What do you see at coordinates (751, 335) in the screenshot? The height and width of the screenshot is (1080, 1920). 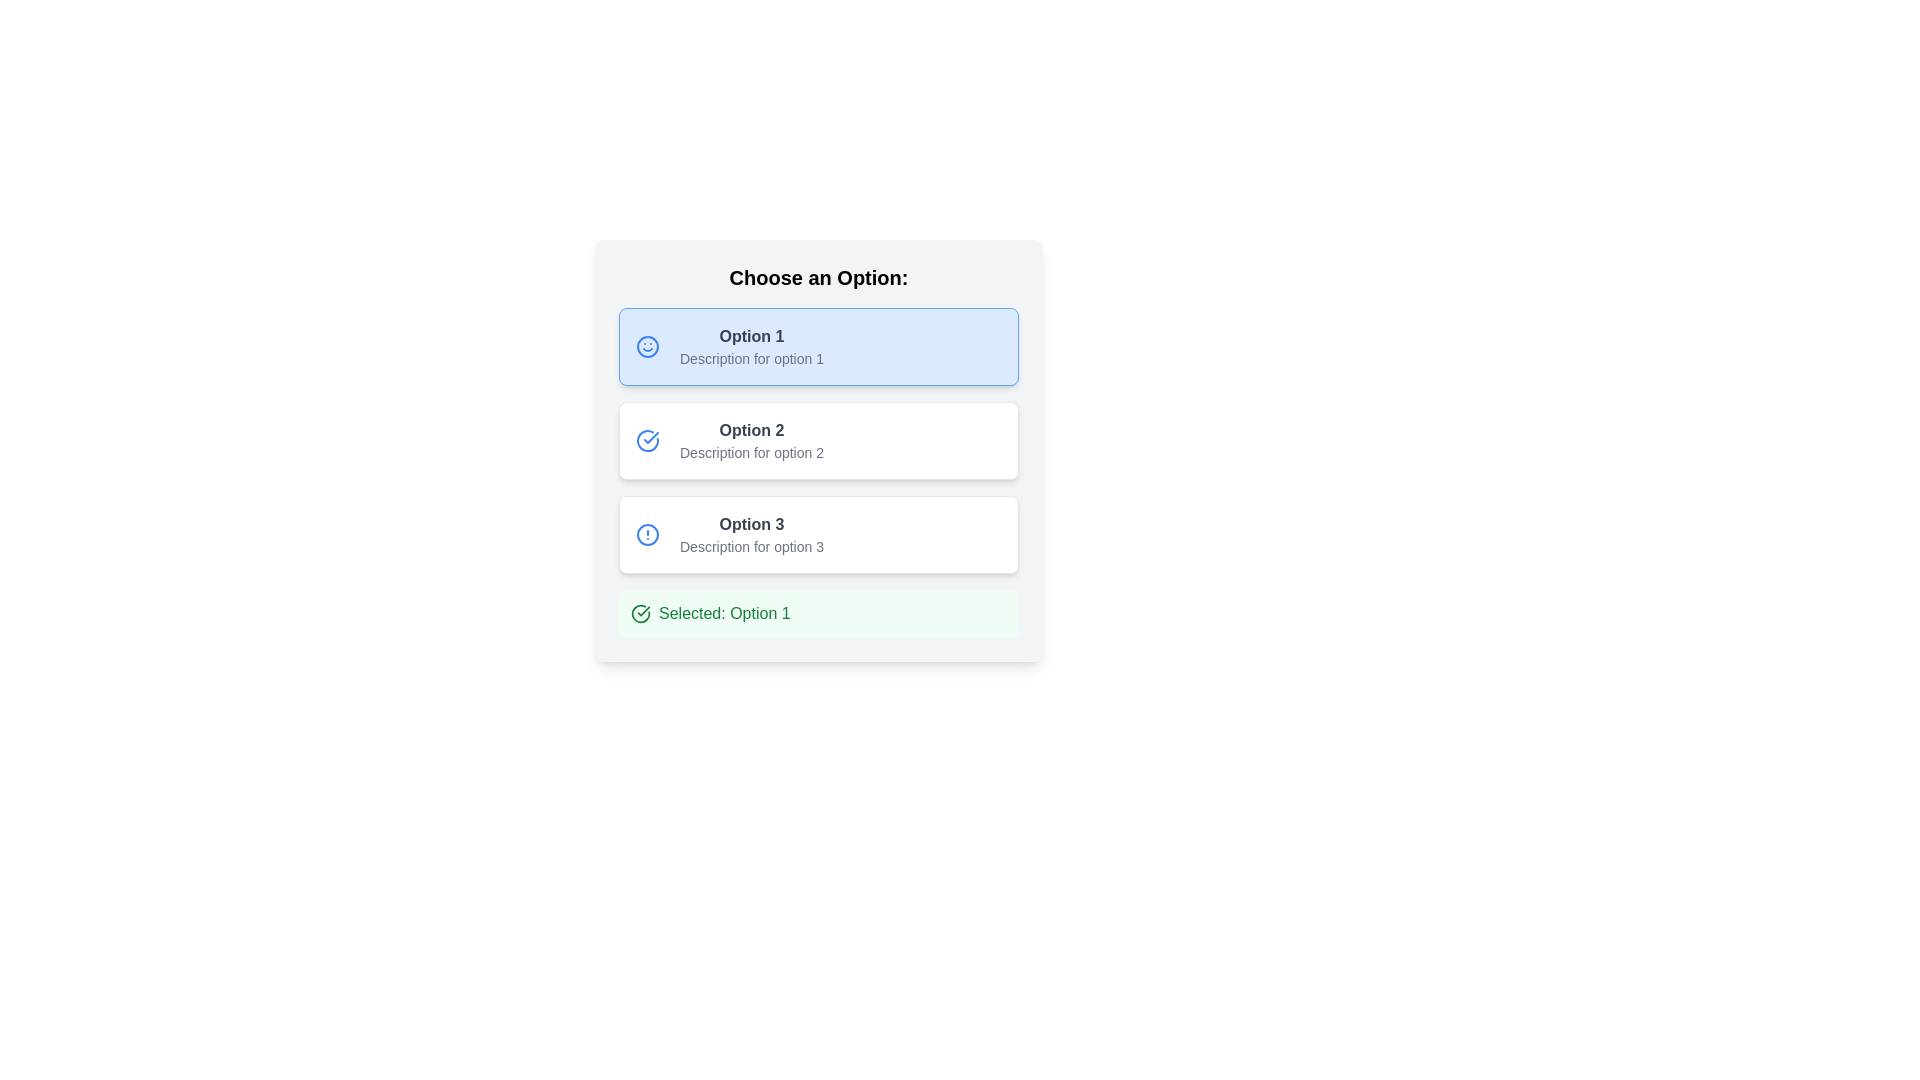 I see `text element displaying 'Option 1' in bold, located at the upper left section of a blue rectangular card` at bounding box center [751, 335].